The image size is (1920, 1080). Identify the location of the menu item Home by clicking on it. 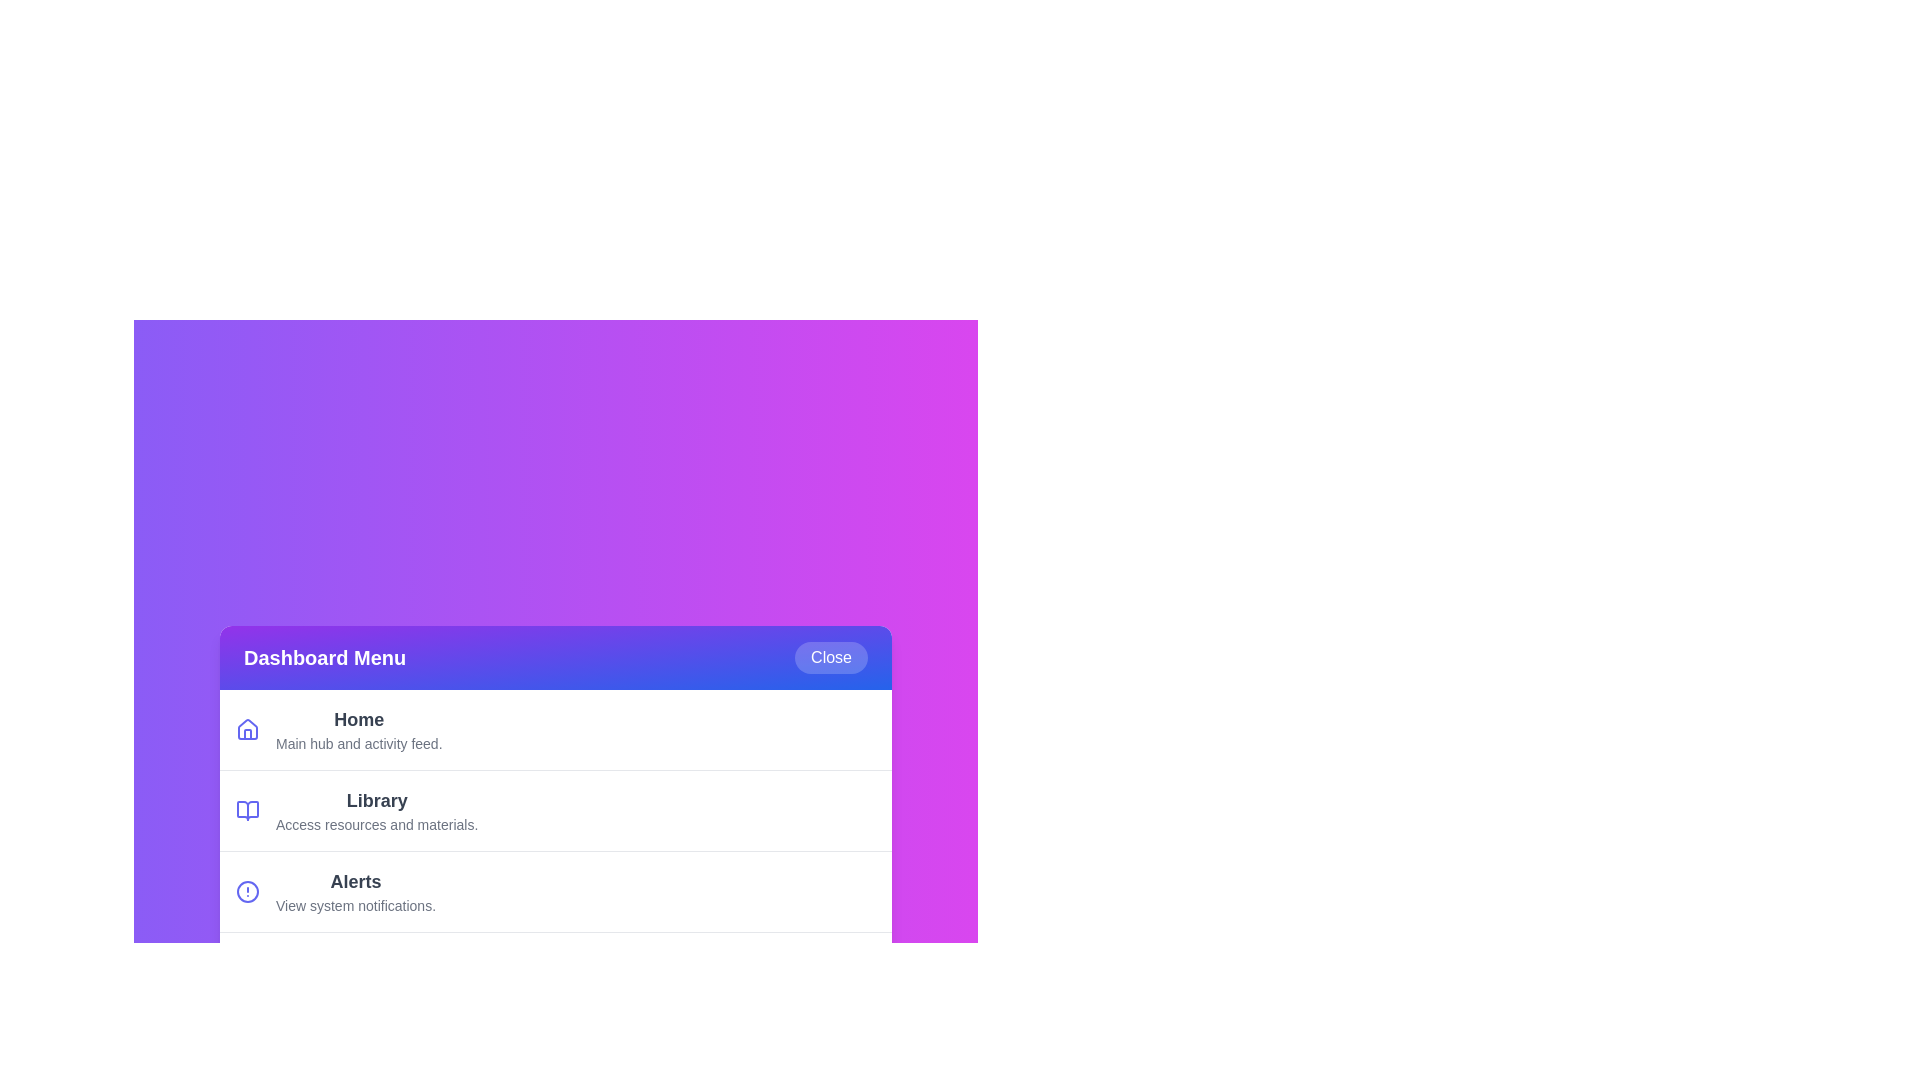
(556, 729).